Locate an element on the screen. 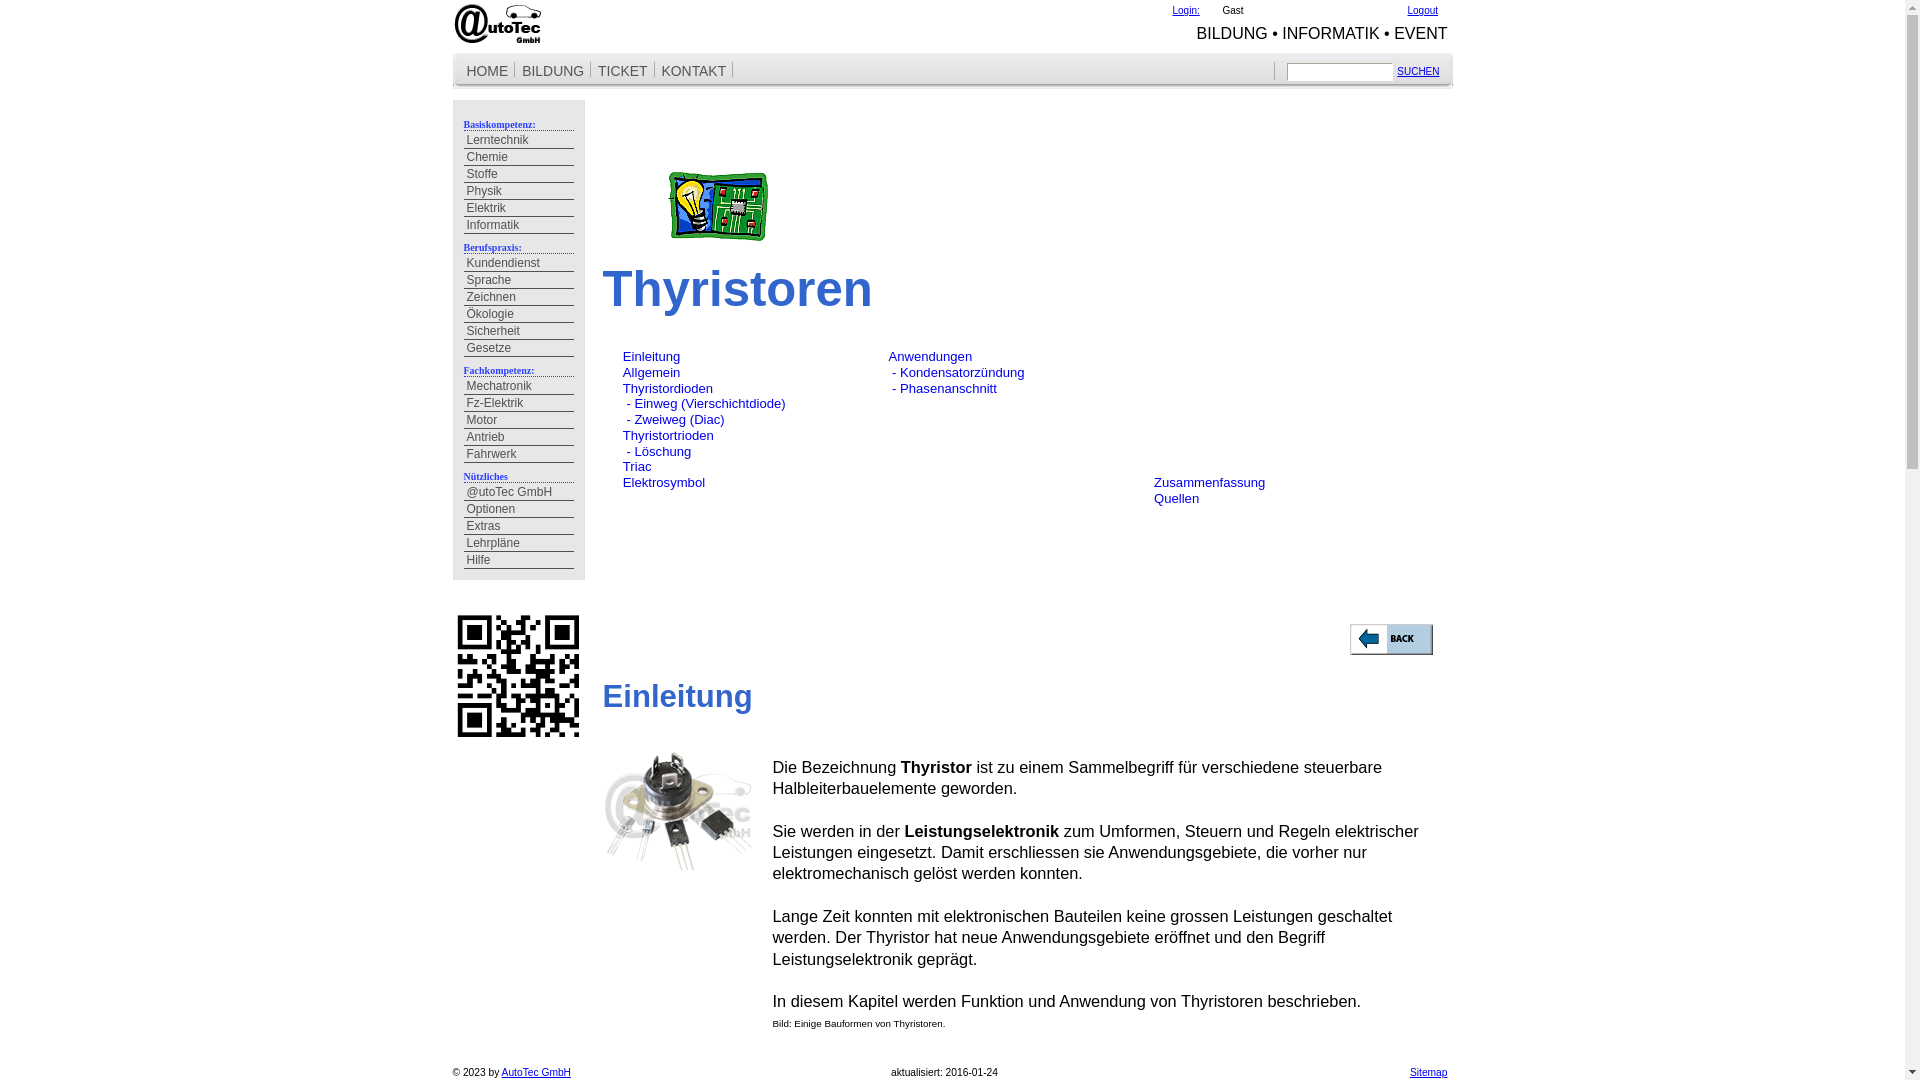  'Allgemein' is located at coordinates (652, 372).